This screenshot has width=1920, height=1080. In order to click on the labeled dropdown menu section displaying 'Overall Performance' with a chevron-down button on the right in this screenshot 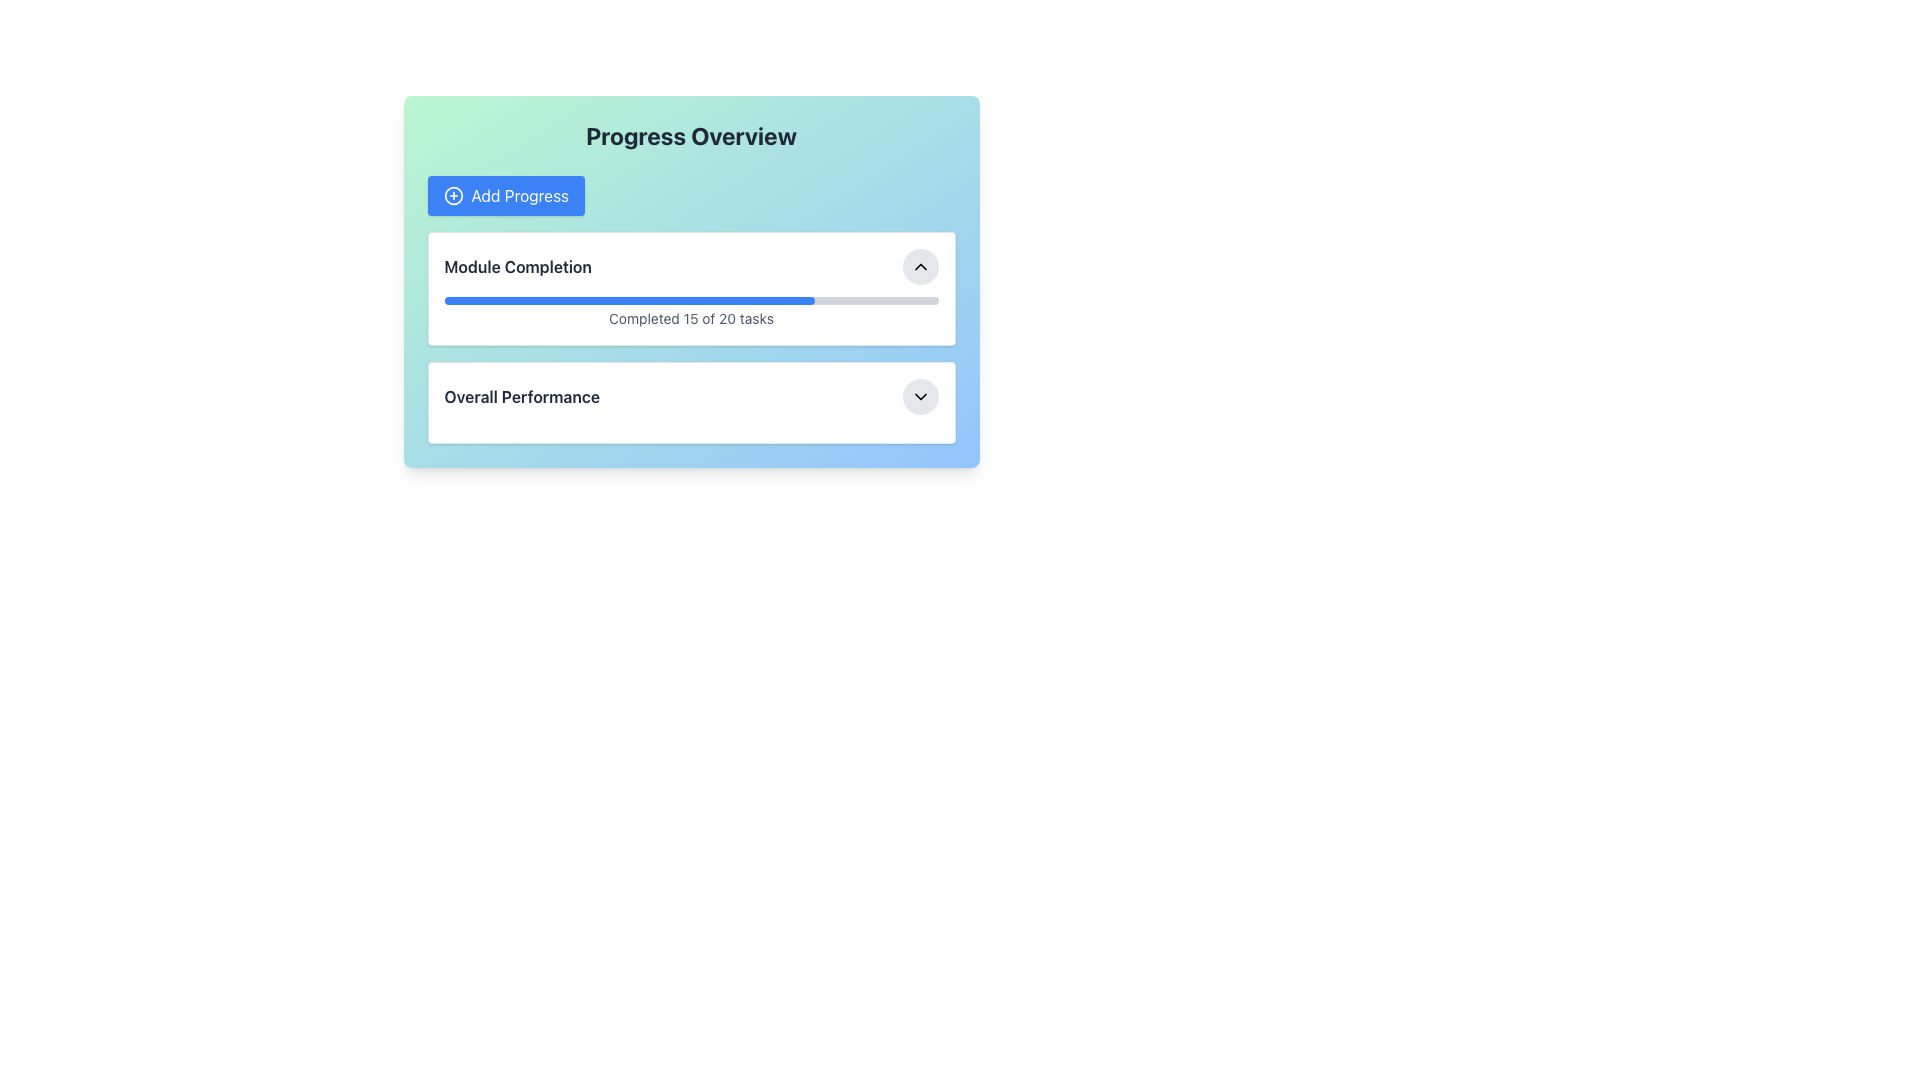, I will do `click(691, 397)`.